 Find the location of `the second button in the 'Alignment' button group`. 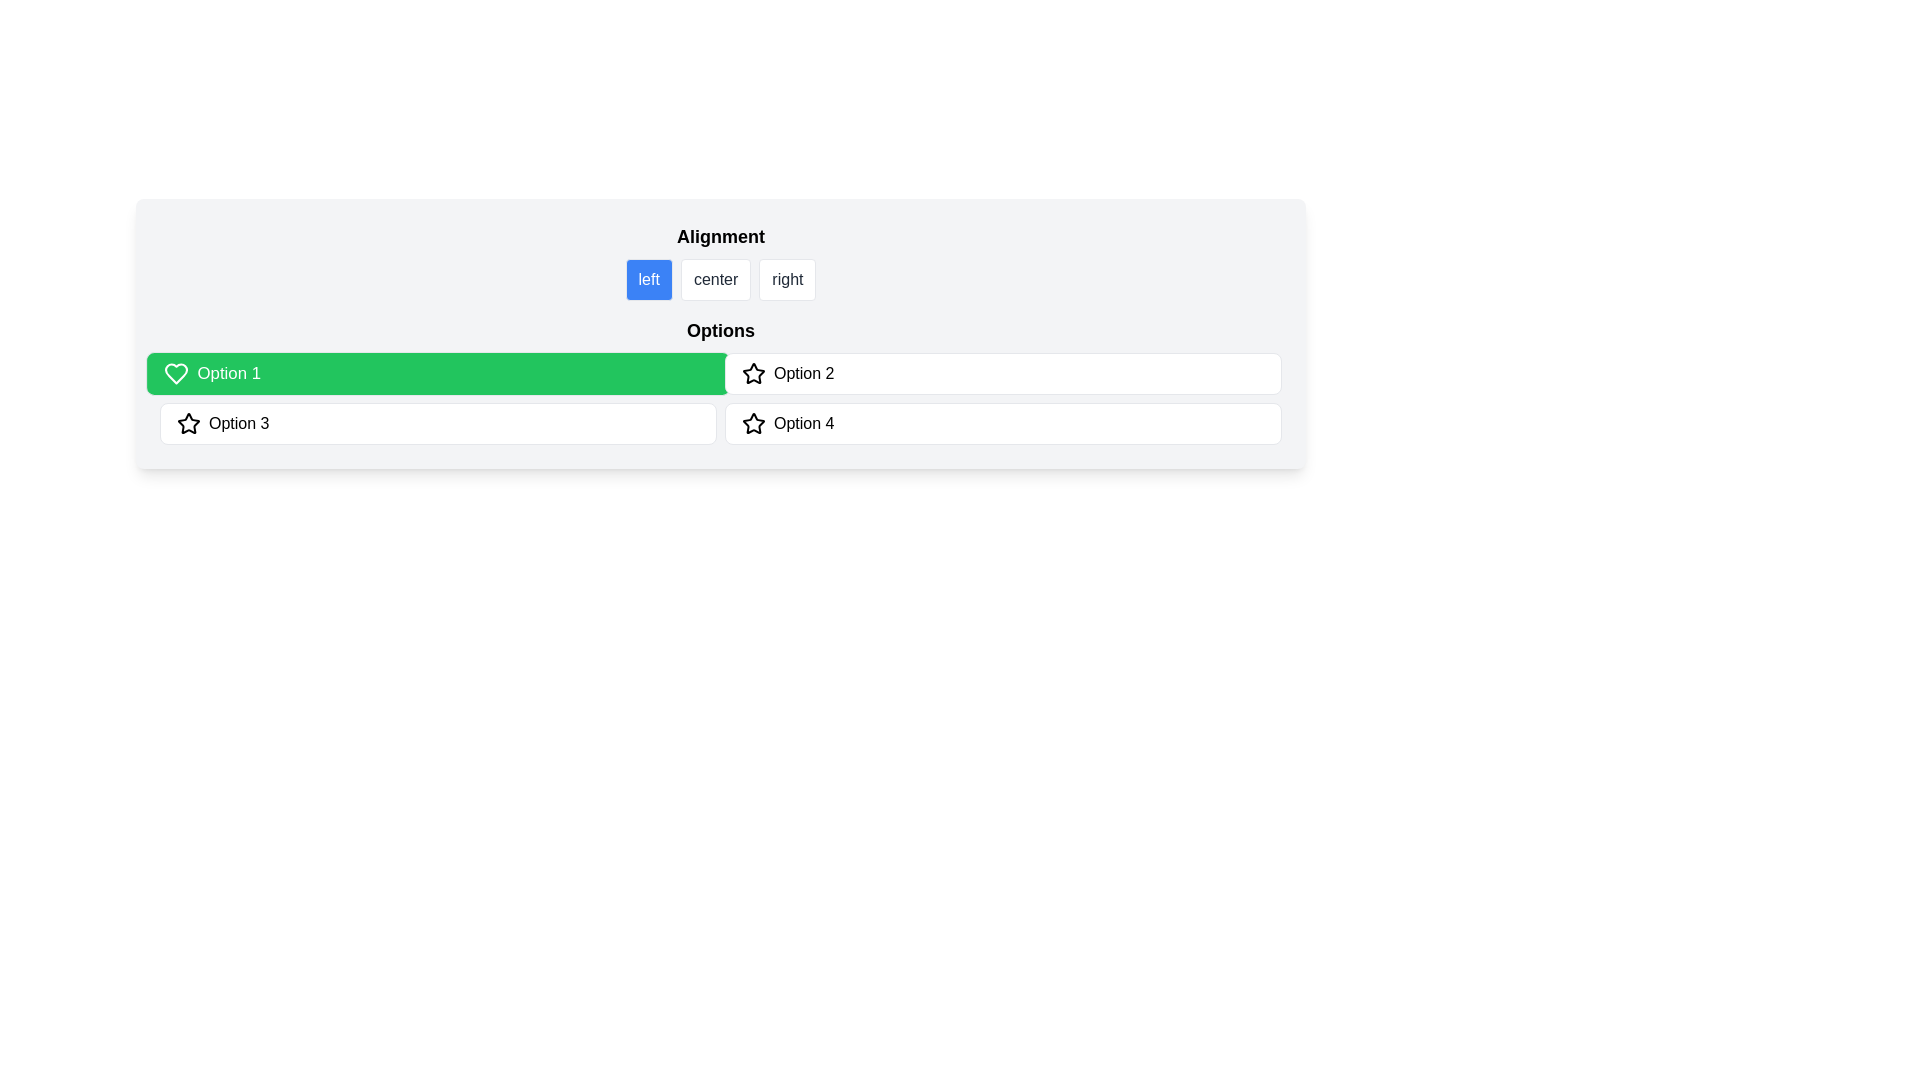

the second button in the 'Alignment' button group is located at coordinates (720, 280).